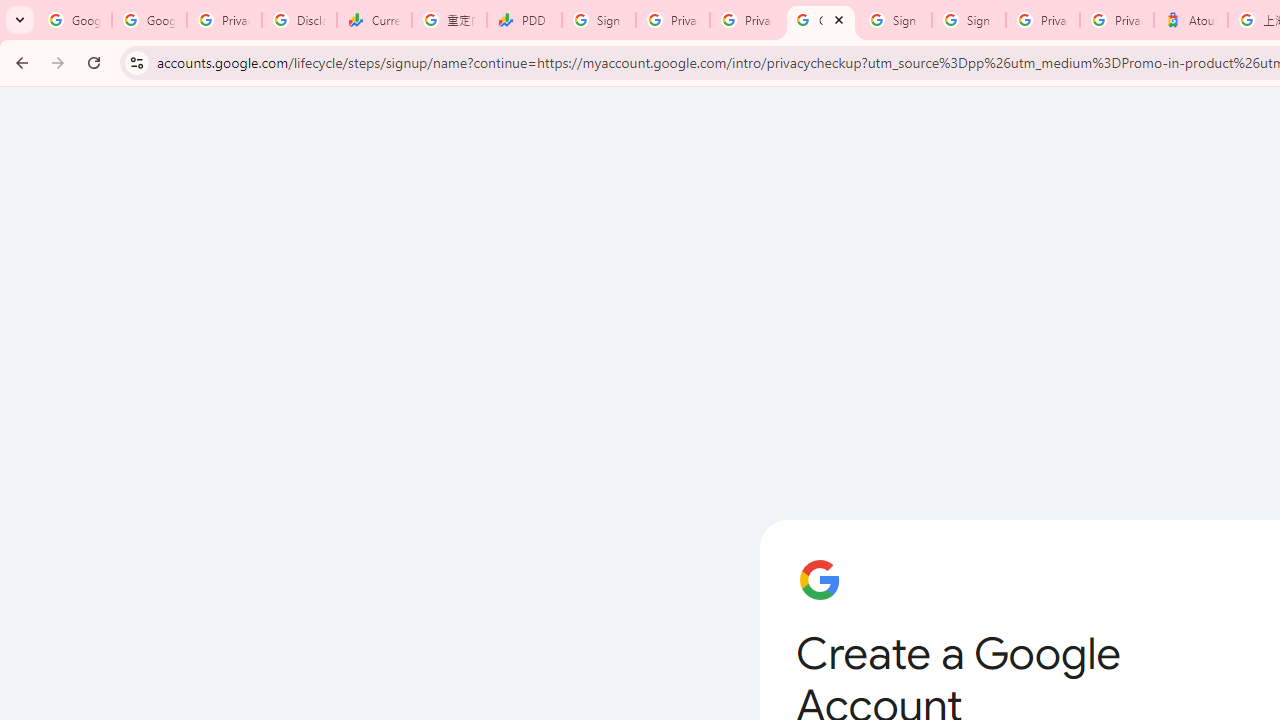 The width and height of the screenshot is (1280, 720). What do you see at coordinates (820, 20) in the screenshot?
I see `'Create your Google Account'` at bounding box center [820, 20].